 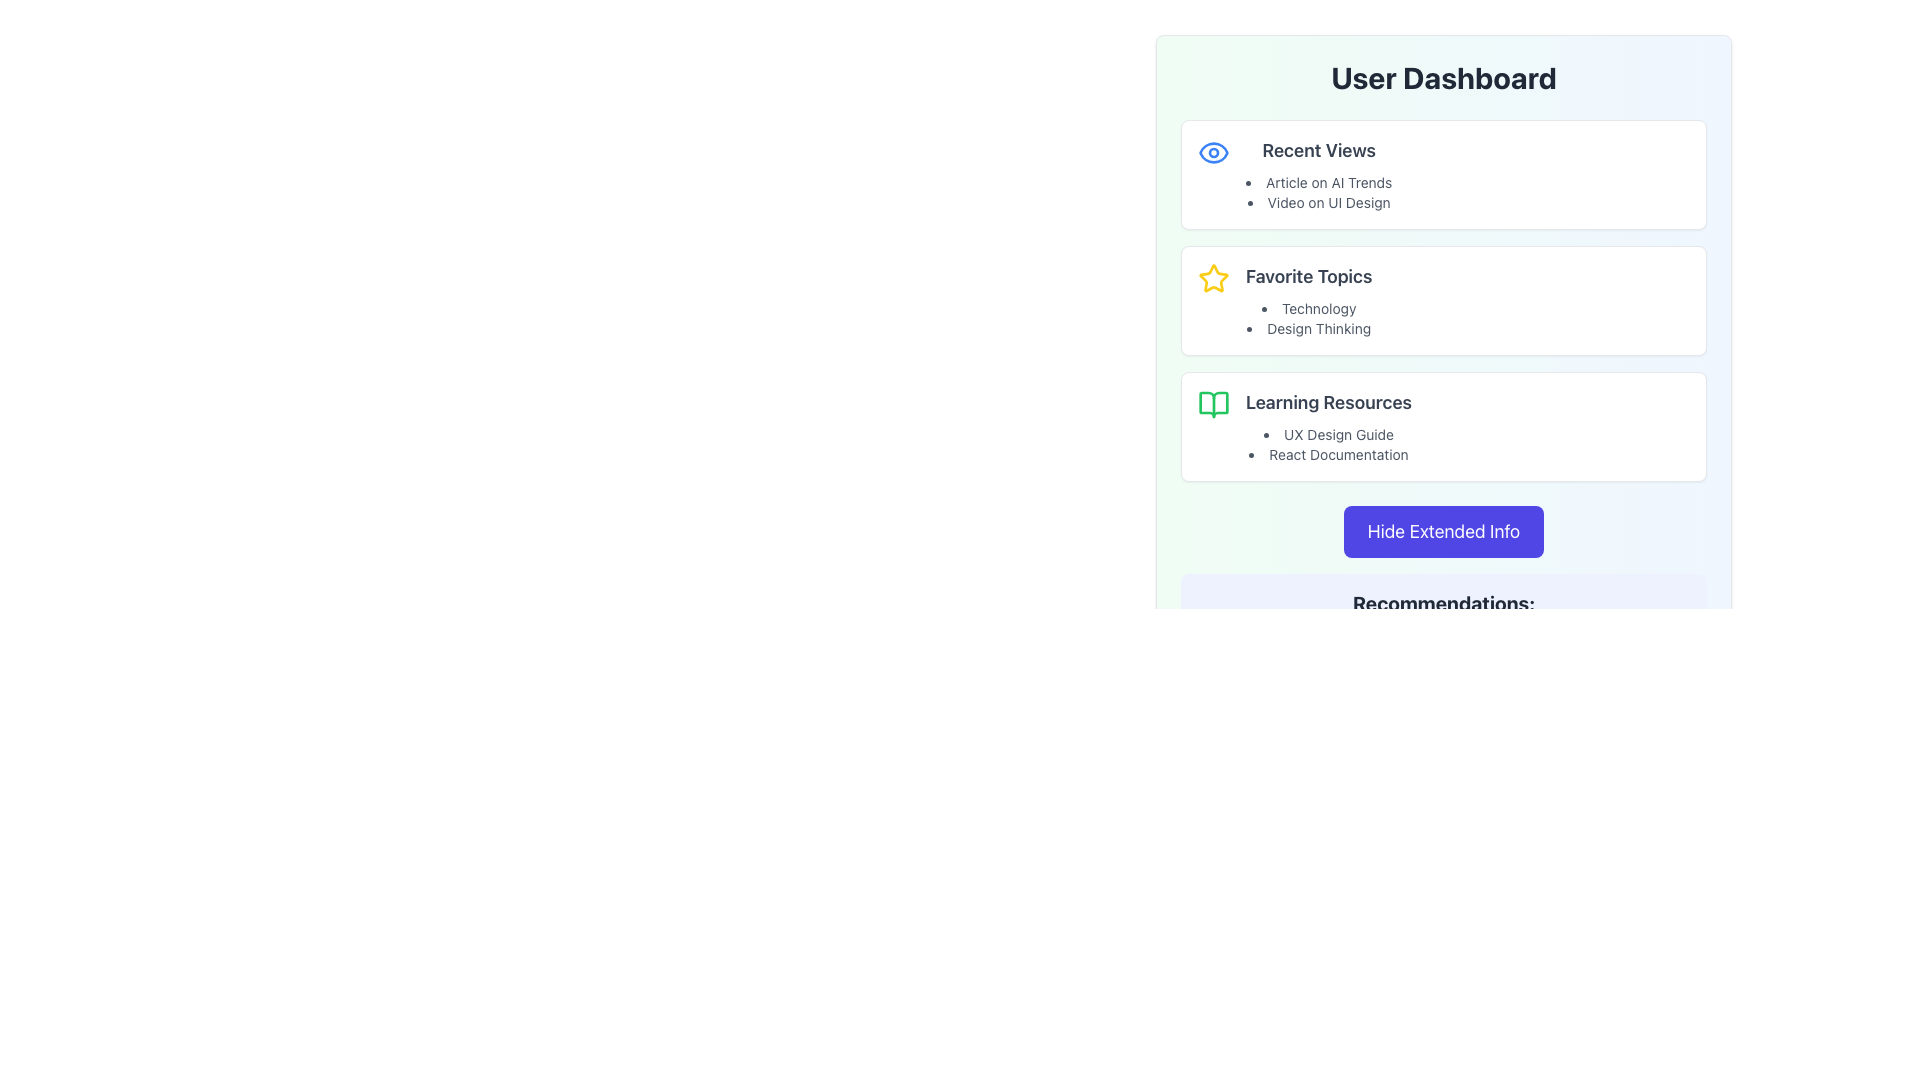 What do you see at coordinates (1329, 434) in the screenshot?
I see `the text label reading 'UX Design Guide'` at bounding box center [1329, 434].